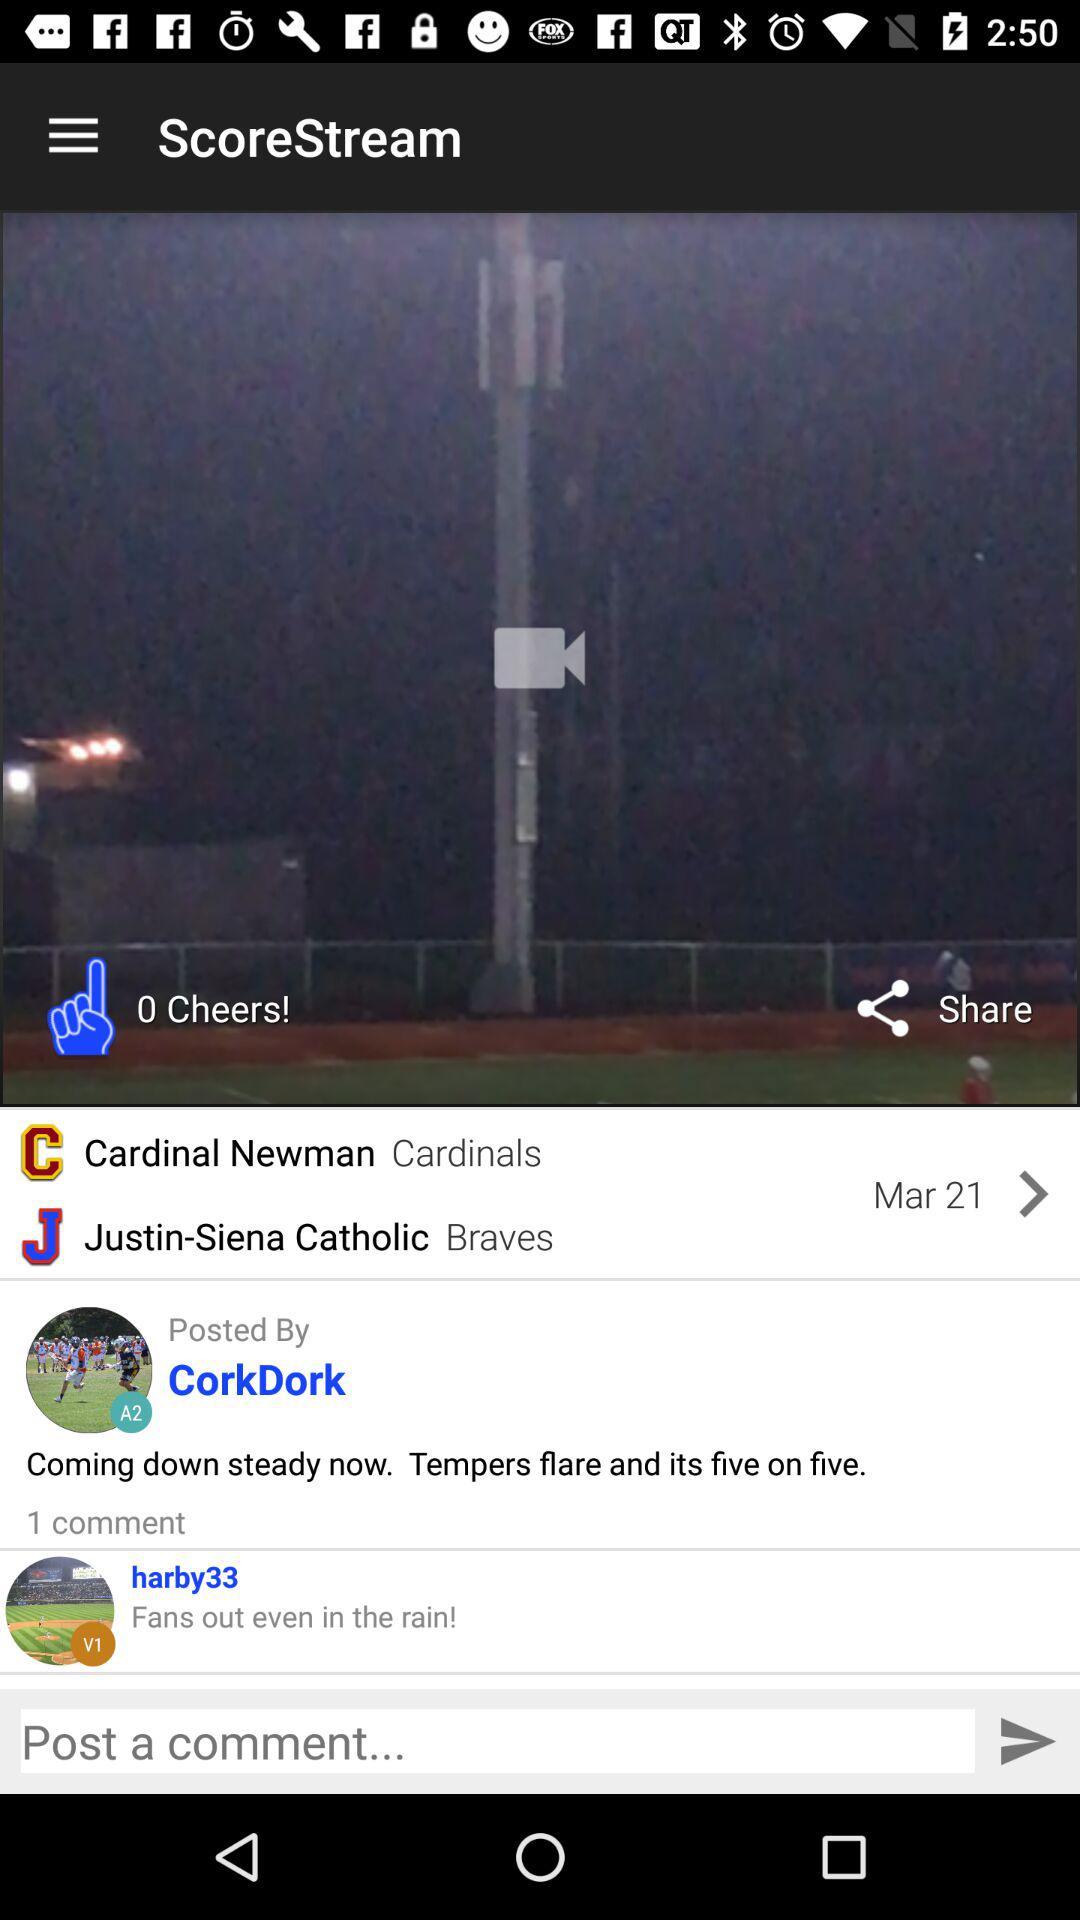 The width and height of the screenshot is (1080, 1920). What do you see at coordinates (540, 658) in the screenshot?
I see `play` at bounding box center [540, 658].